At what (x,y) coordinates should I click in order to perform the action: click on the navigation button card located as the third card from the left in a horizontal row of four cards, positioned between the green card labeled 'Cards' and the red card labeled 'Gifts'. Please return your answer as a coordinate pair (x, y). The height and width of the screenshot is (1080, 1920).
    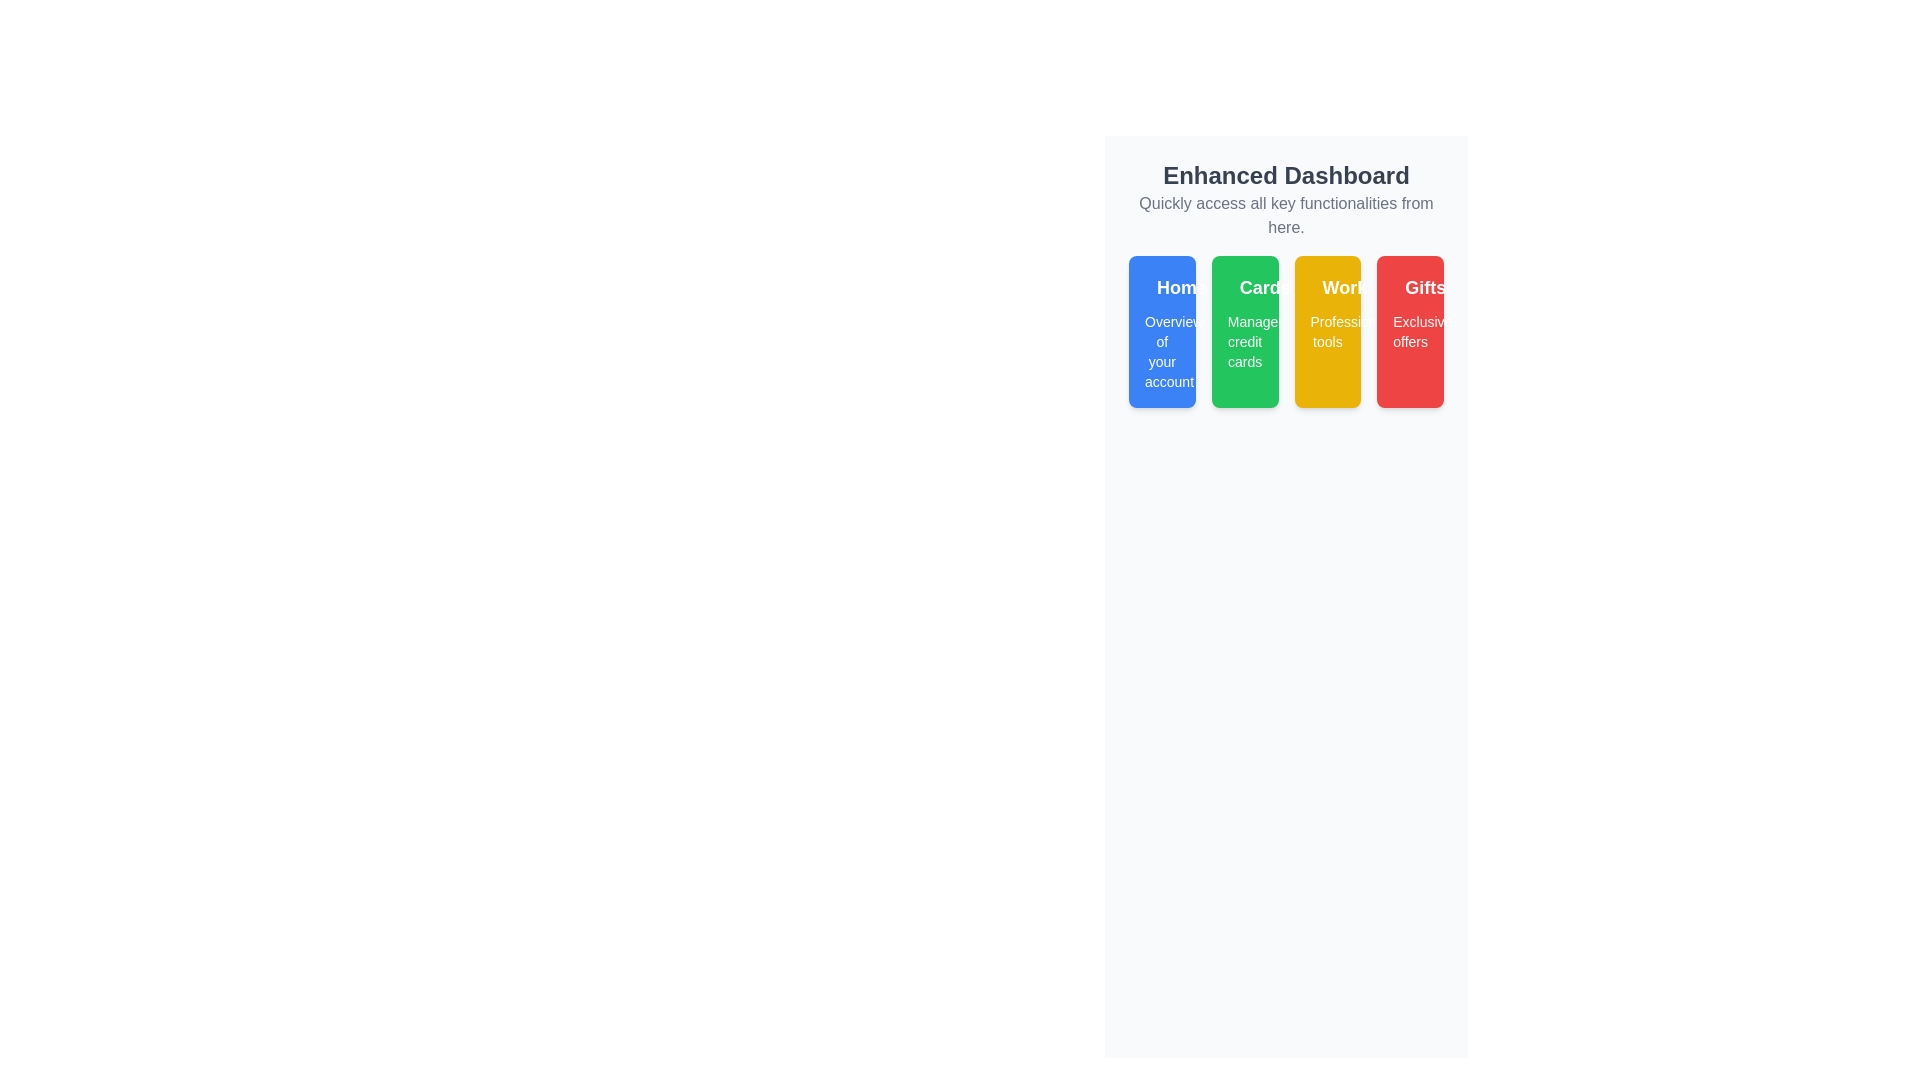
    Looking at the image, I should click on (1327, 330).